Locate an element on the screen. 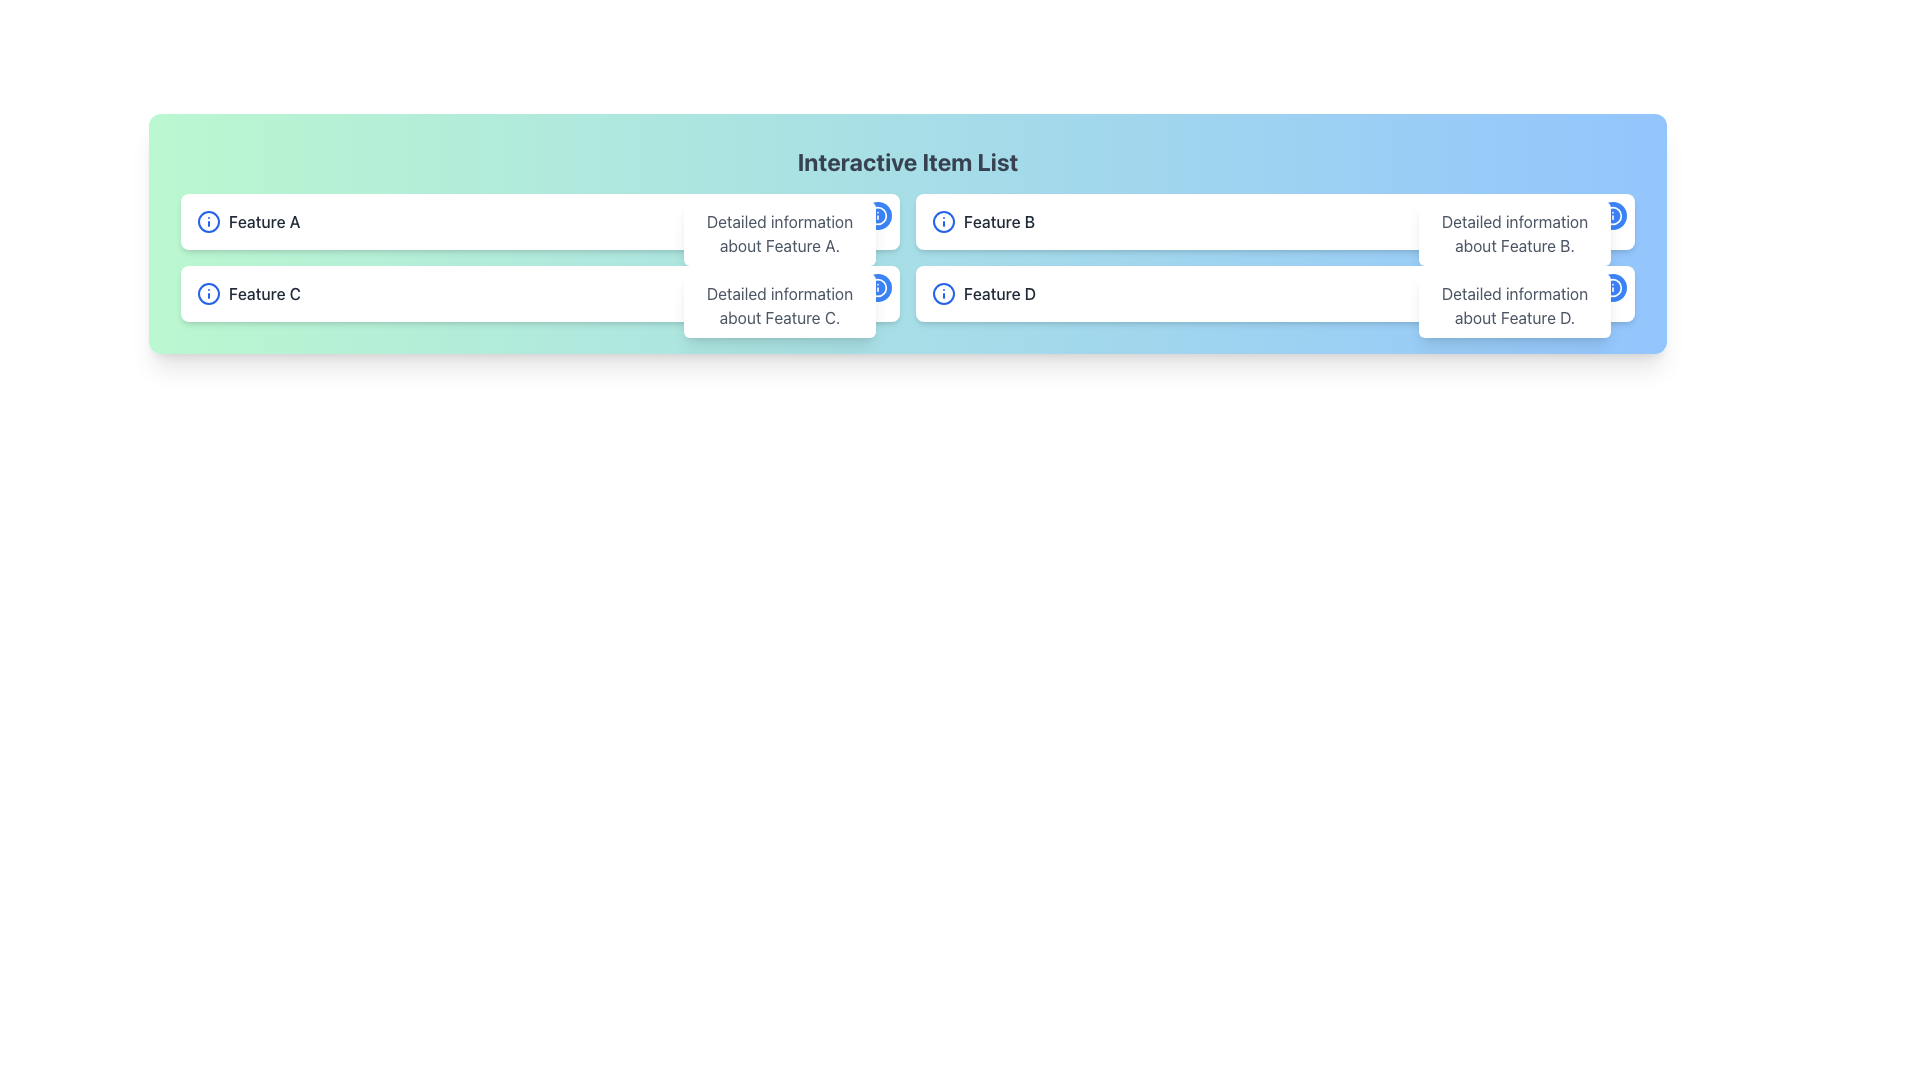 The image size is (1920, 1080). blue circular SVG icon next to 'Feature C' in the second row of the 'Interactive Item List' is located at coordinates (878, 288).